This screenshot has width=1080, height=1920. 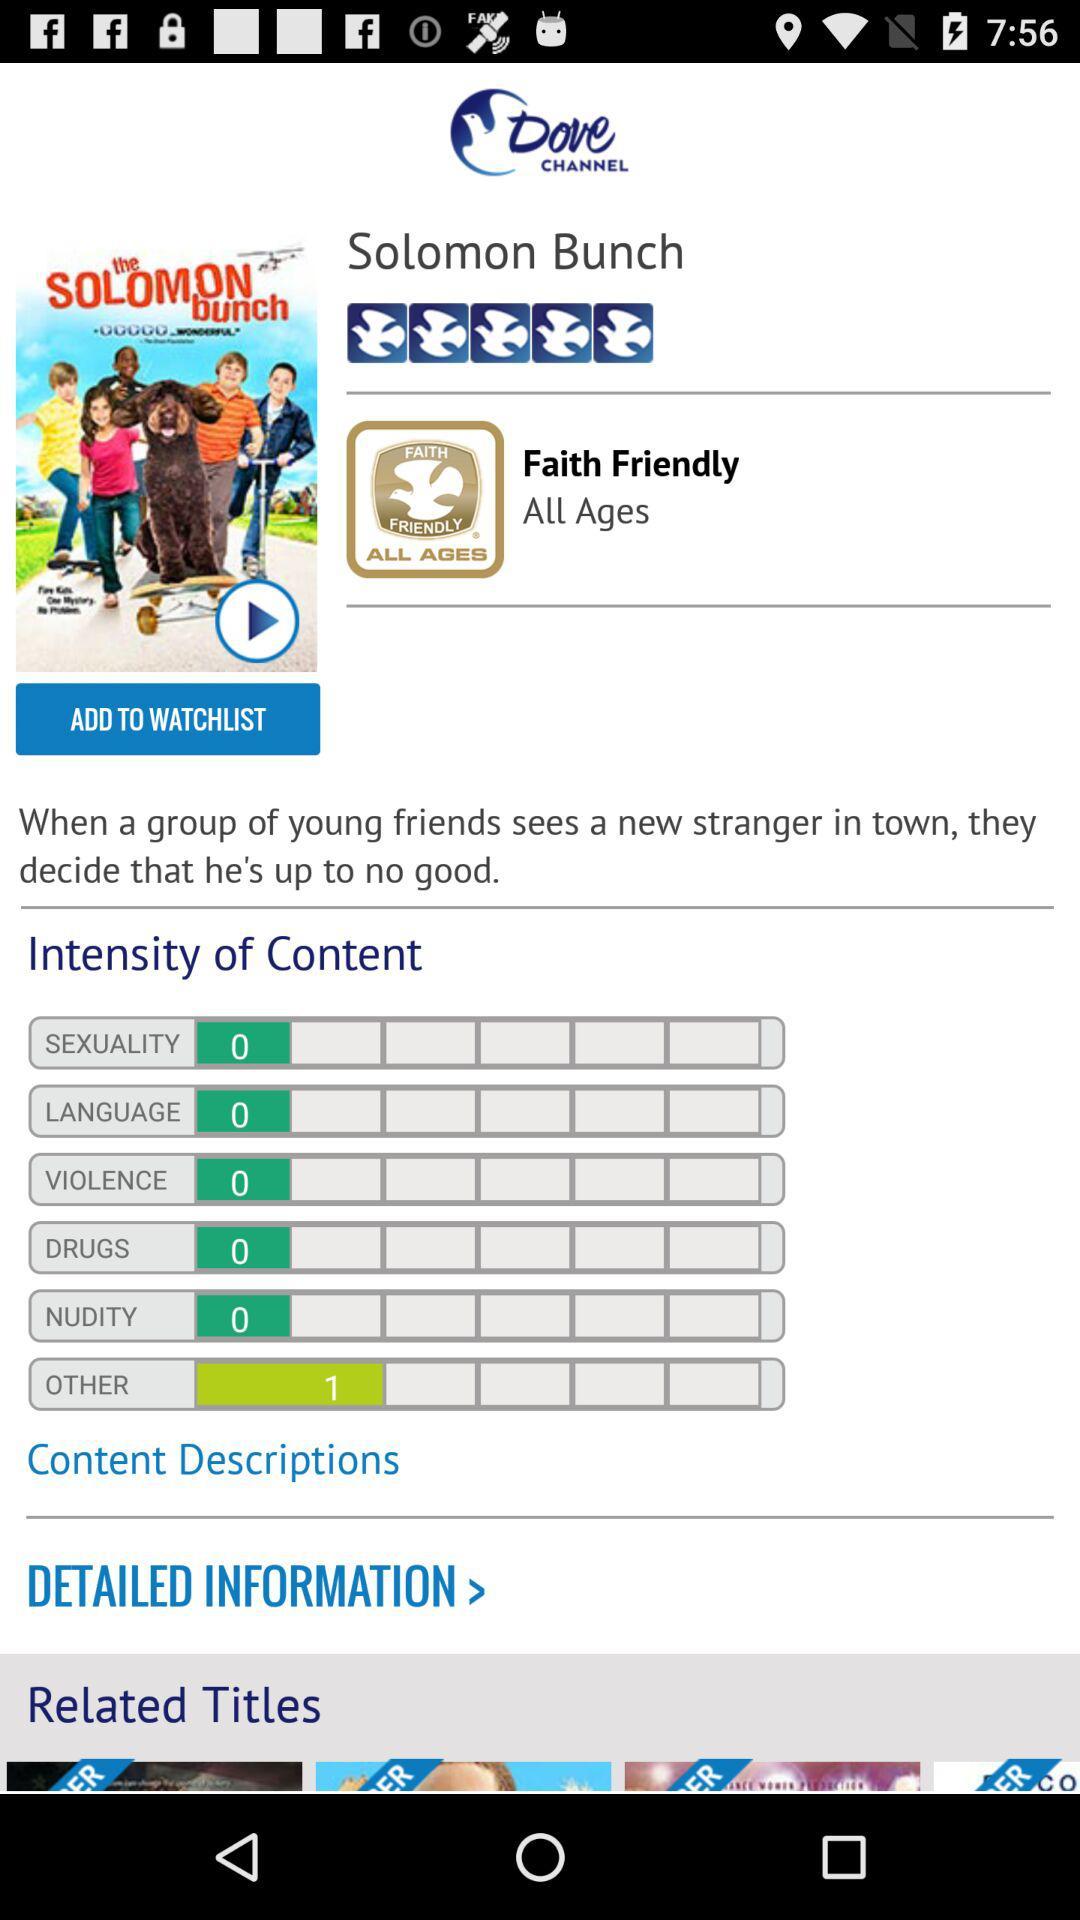 What do you see at coordinates (167, 719) in the screenshot?
I see `the icon above when a group icon` at bounding box center [167, 719].